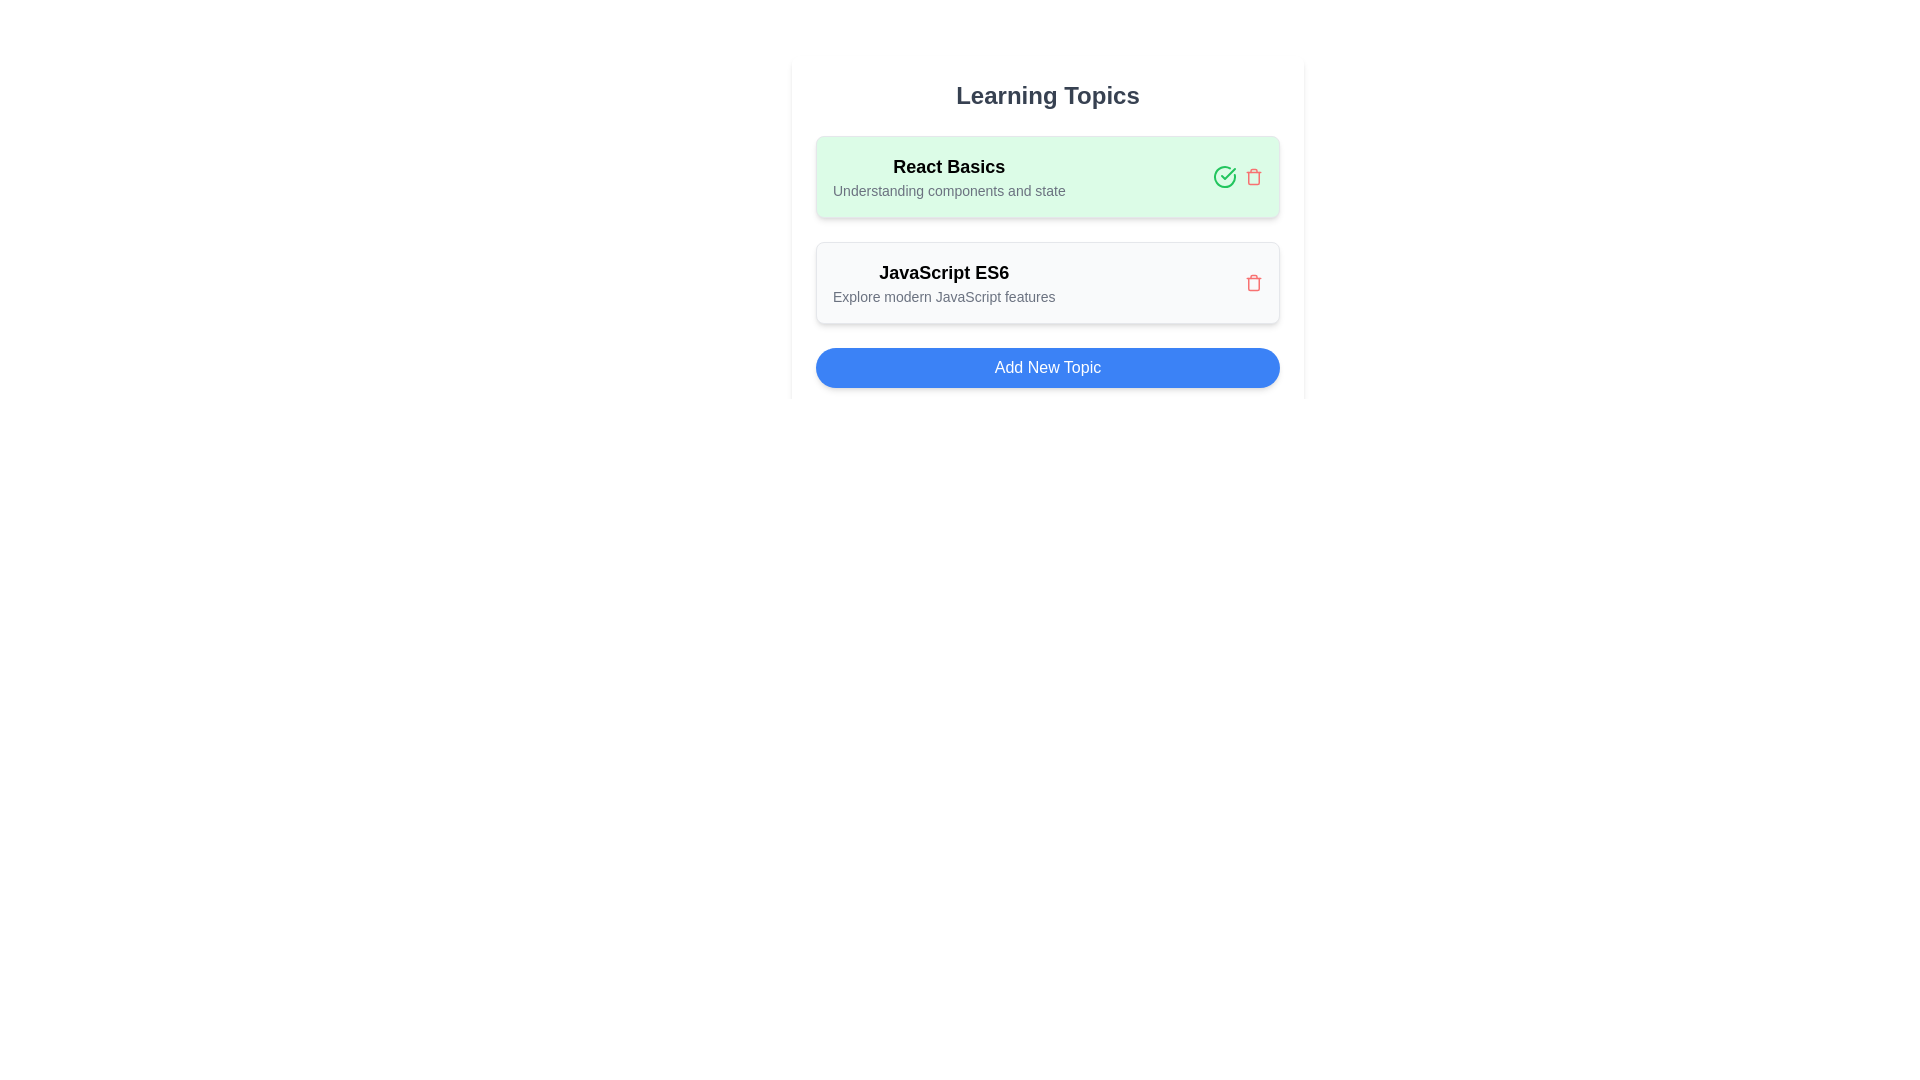 This screenshot has width=1920, height=1080. Describe the element at coordinates (1252, 282) in the screenshot. I see `the trash icon to delete the topic titled 'JavaScript ES6'` at that location.